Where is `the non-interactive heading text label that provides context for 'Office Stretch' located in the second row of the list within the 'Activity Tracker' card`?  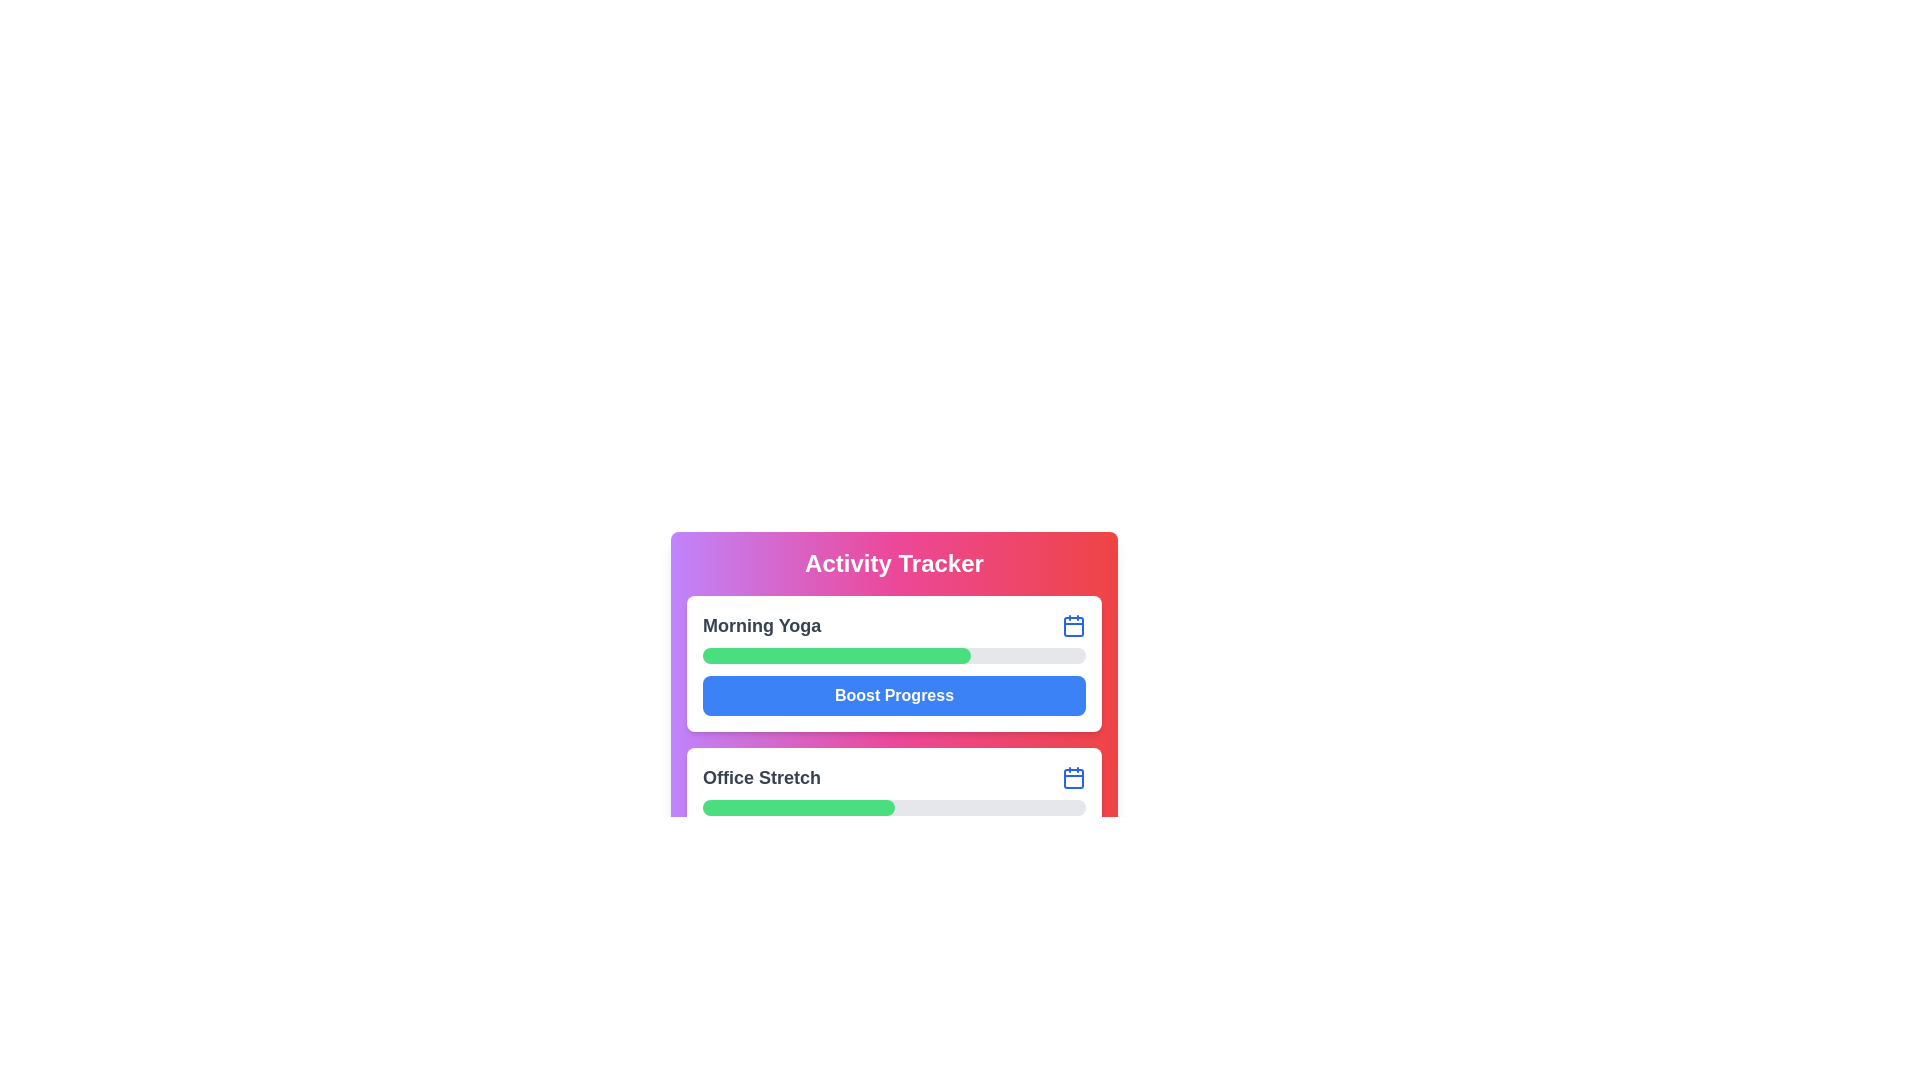 the non-interactive heading text label that provides context for 'Office Stretch' located in the second row of the list within the 'Activity Tracker' card is located at coordinates (761, 777).